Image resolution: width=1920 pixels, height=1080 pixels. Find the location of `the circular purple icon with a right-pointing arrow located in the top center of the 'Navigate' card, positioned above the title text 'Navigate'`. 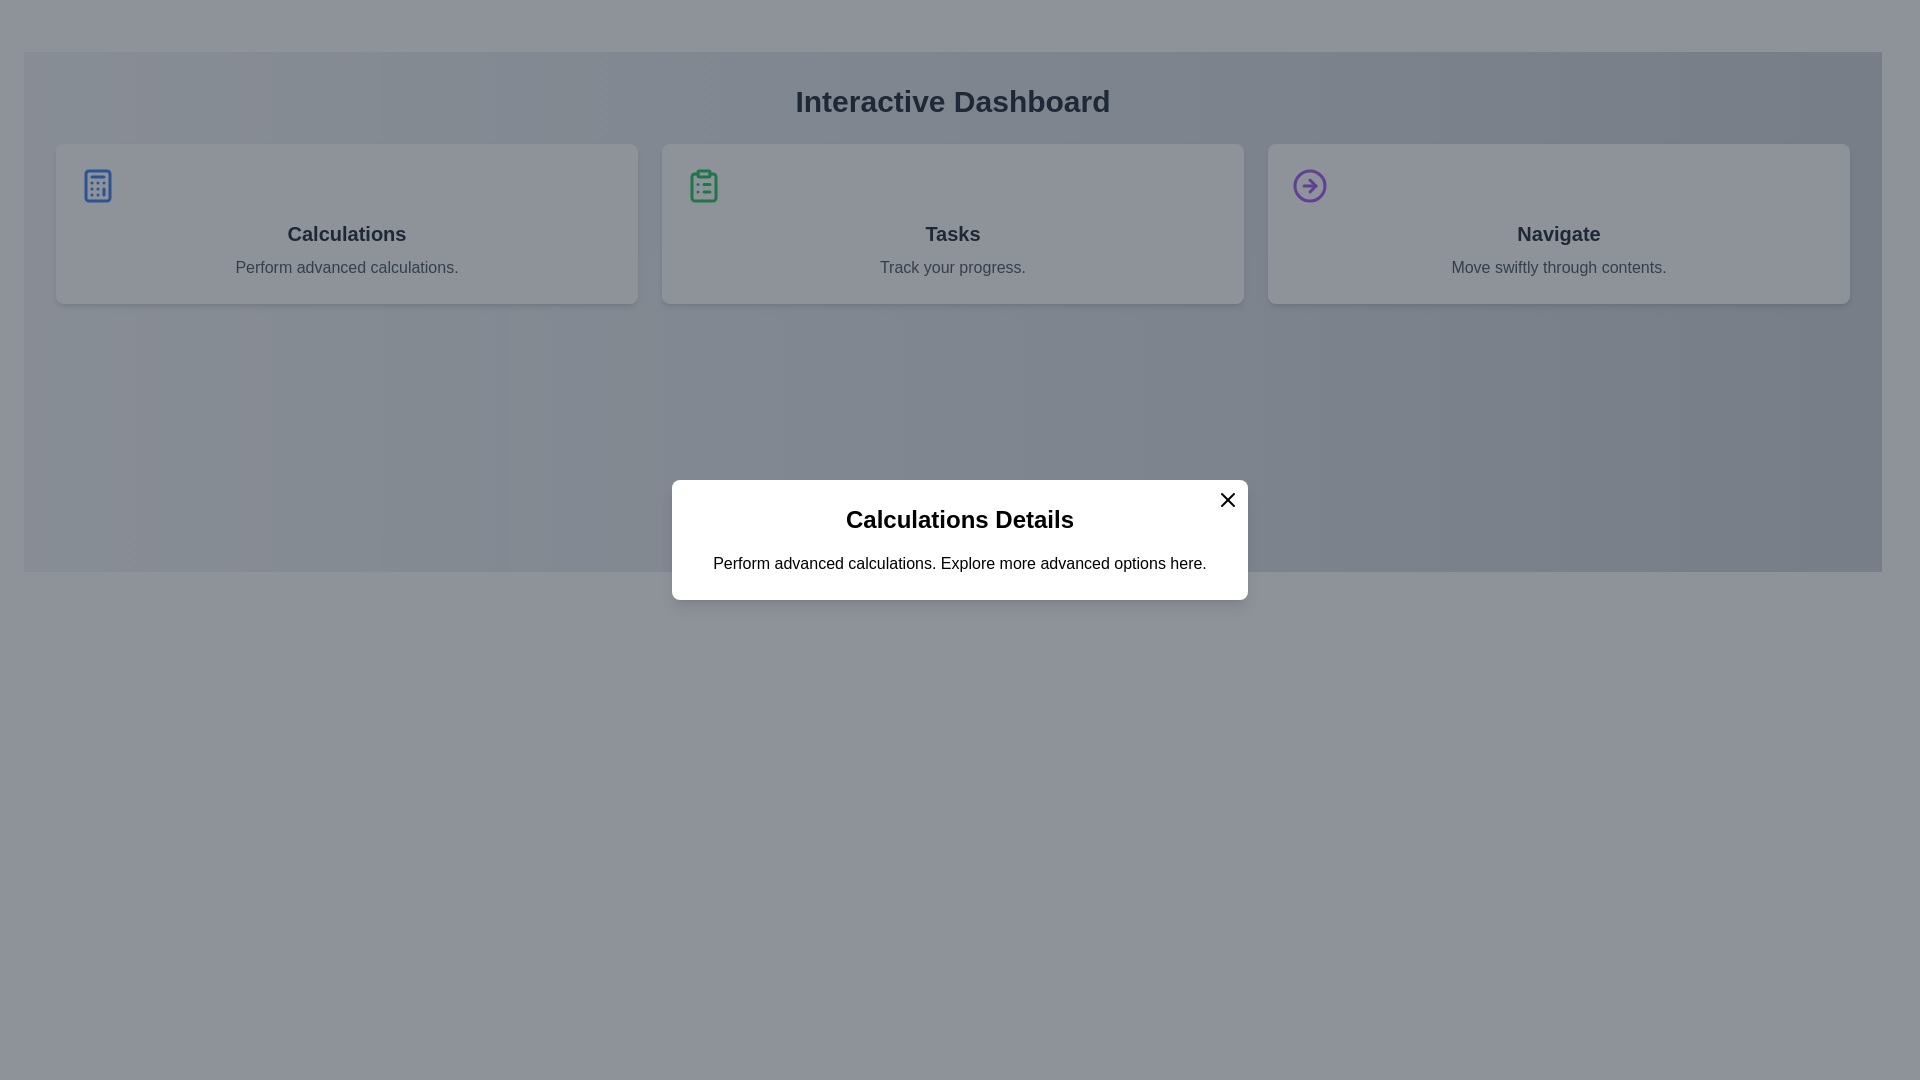

the circular purple icon with a right-pointing arrow located in the top center of the 'Navigate' card, positioned above the title text 'Navigate' is located at coordinates (1310, 185).